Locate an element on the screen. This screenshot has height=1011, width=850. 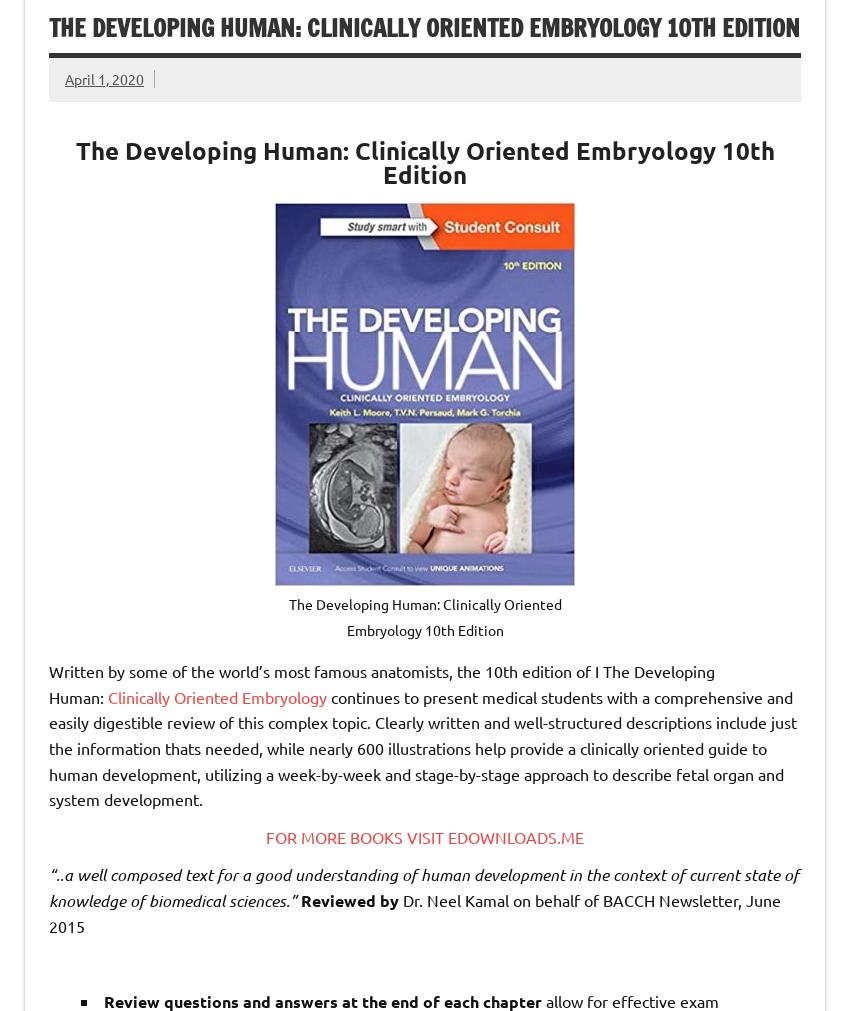
'“..a well composed text for a good understanding of human development in the context of current state of knowledge of biomedical sciences.”' is located at coordinates (423, 887).